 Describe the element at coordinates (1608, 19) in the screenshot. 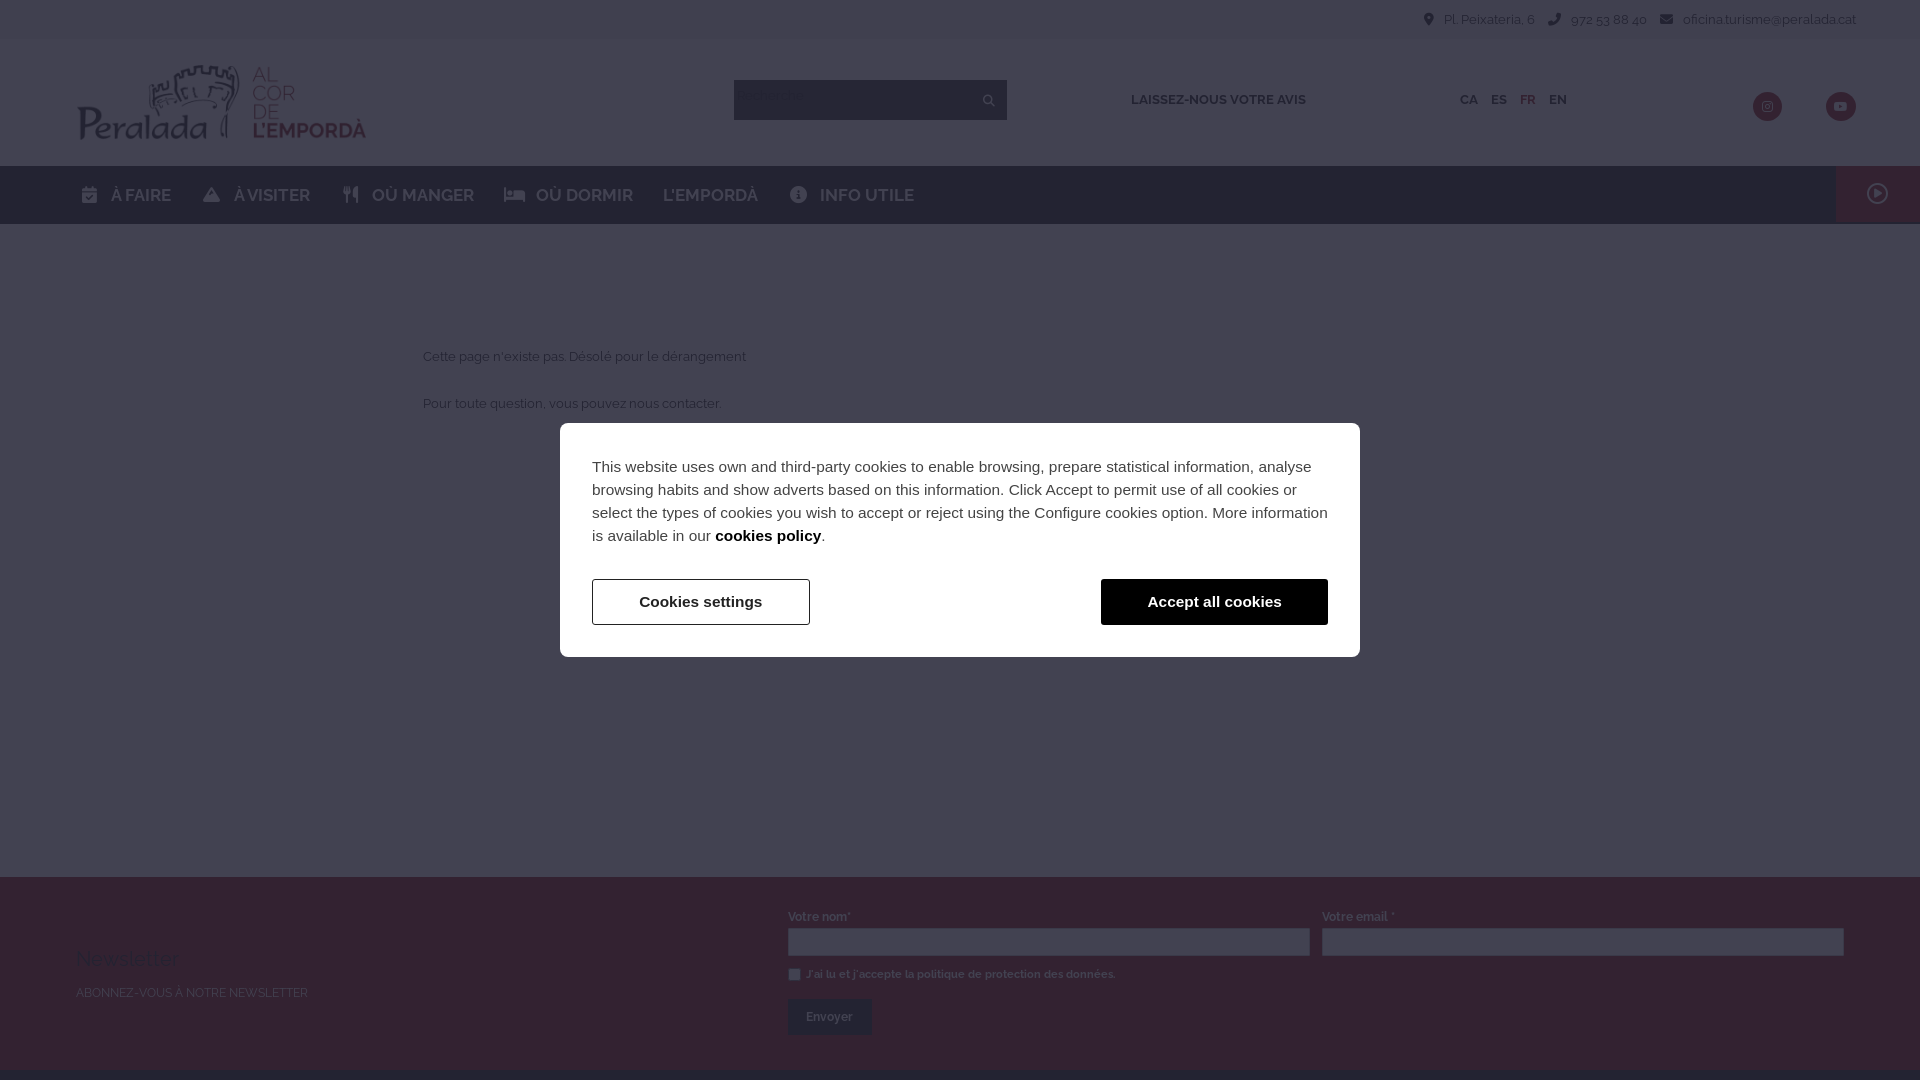

I see `'972 53 88 40'` at that location.